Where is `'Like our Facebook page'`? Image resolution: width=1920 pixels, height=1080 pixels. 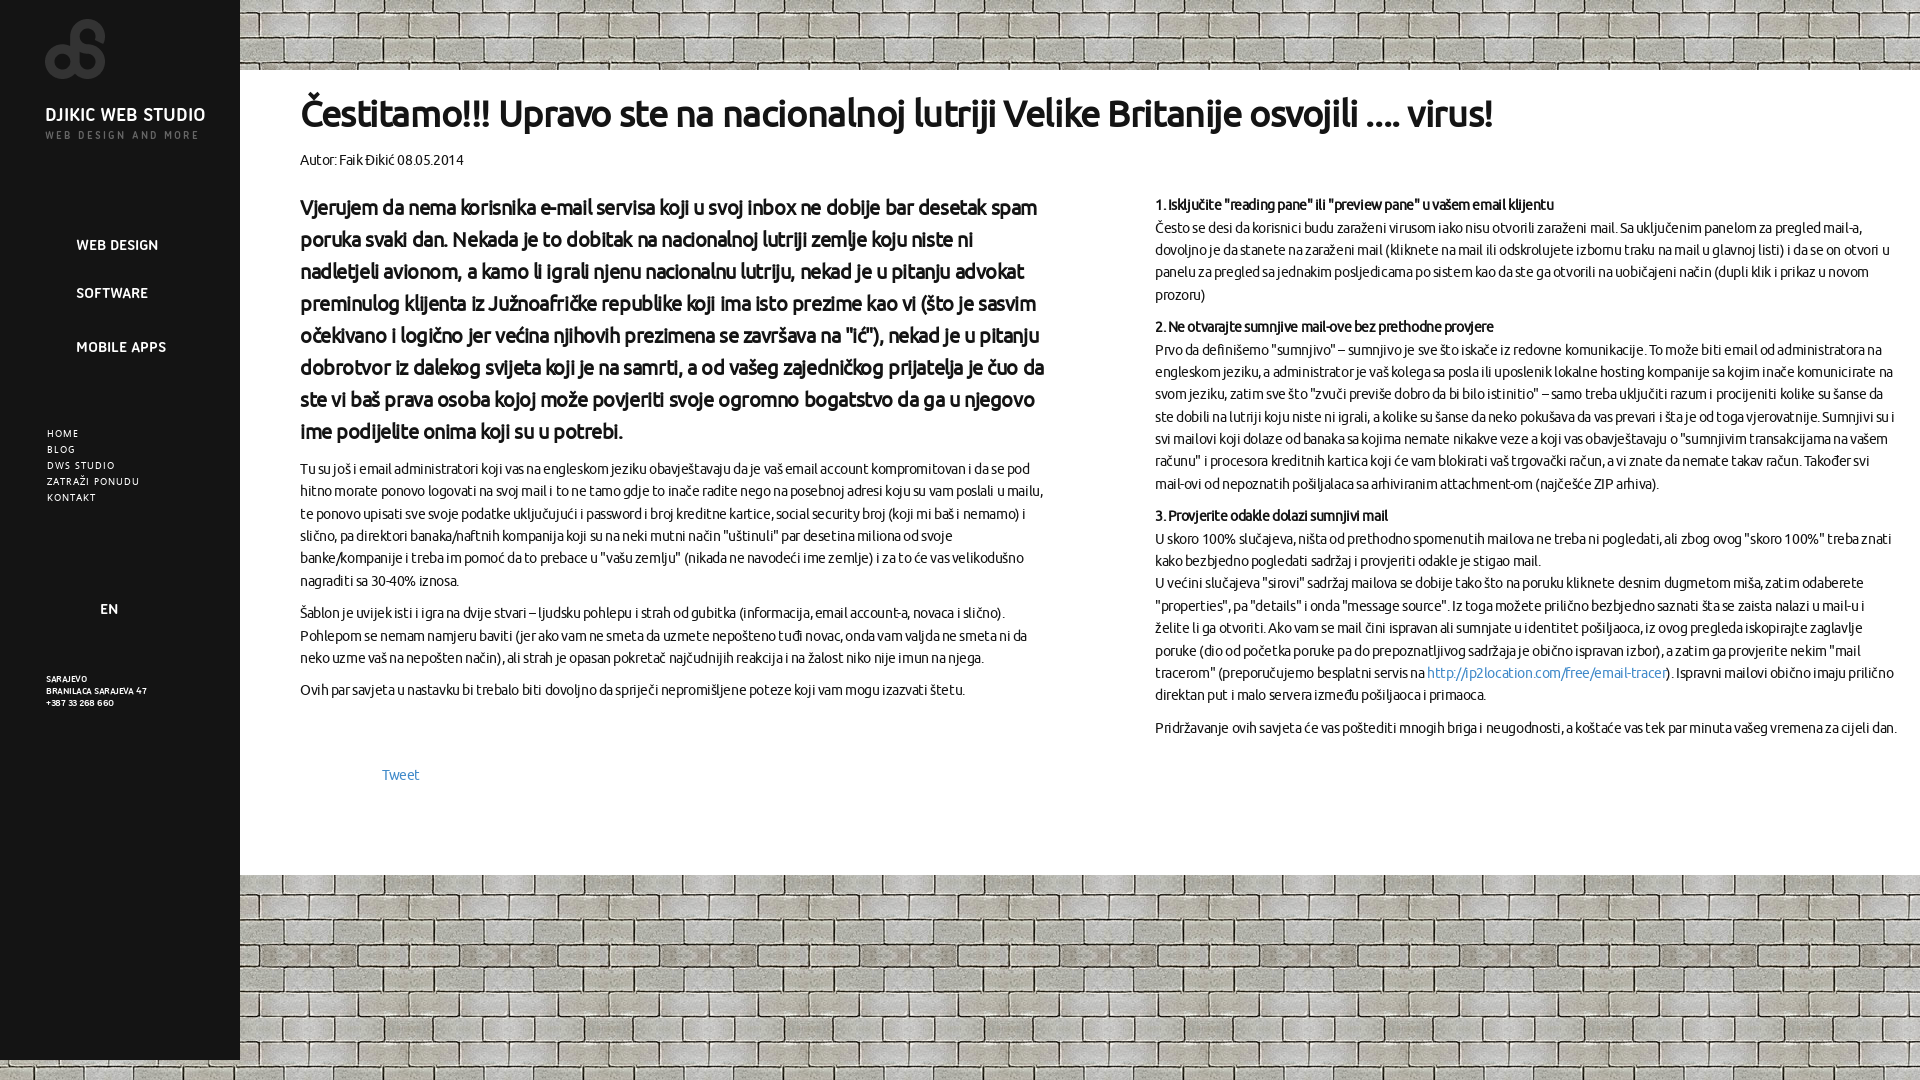
'Like our Facebook page' is located at coordinates (61, 608).